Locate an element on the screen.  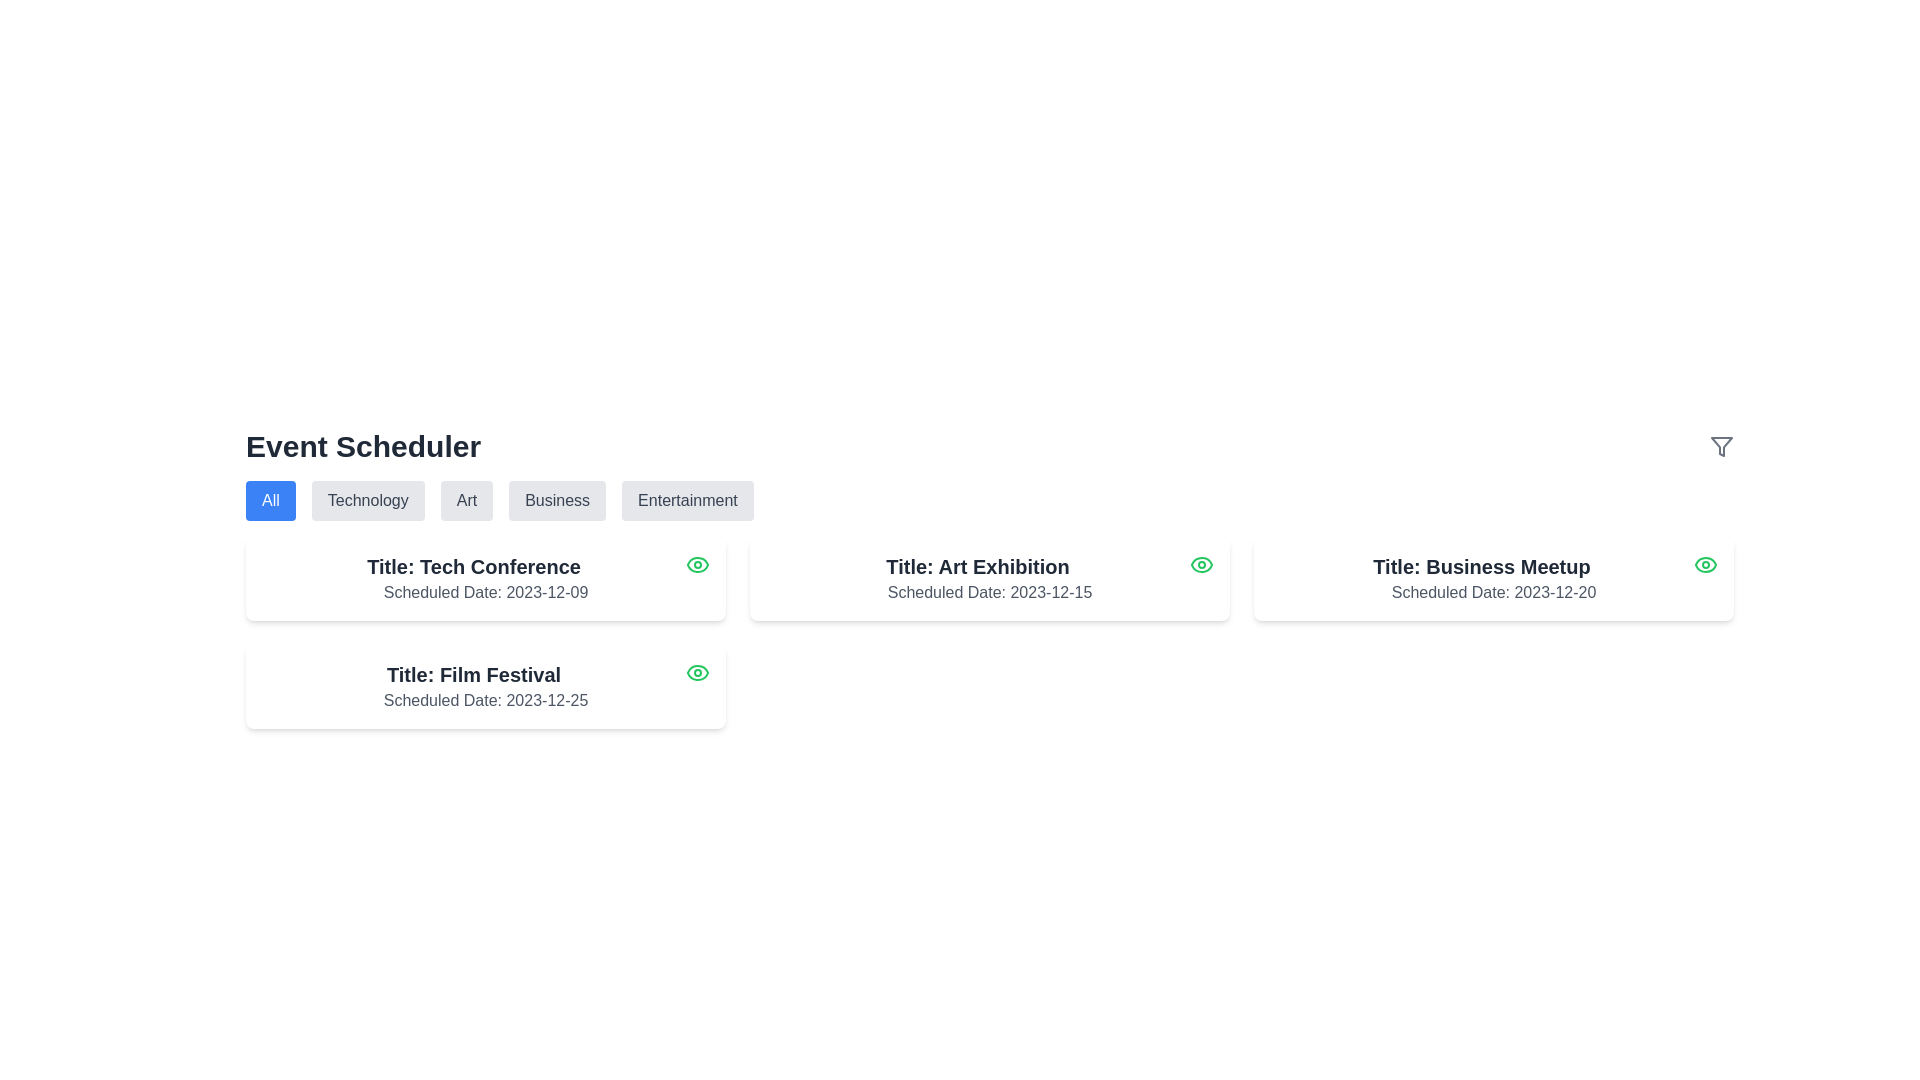
the fourth button in the horizontal group of five buttons is located at coordinates (557, 500).